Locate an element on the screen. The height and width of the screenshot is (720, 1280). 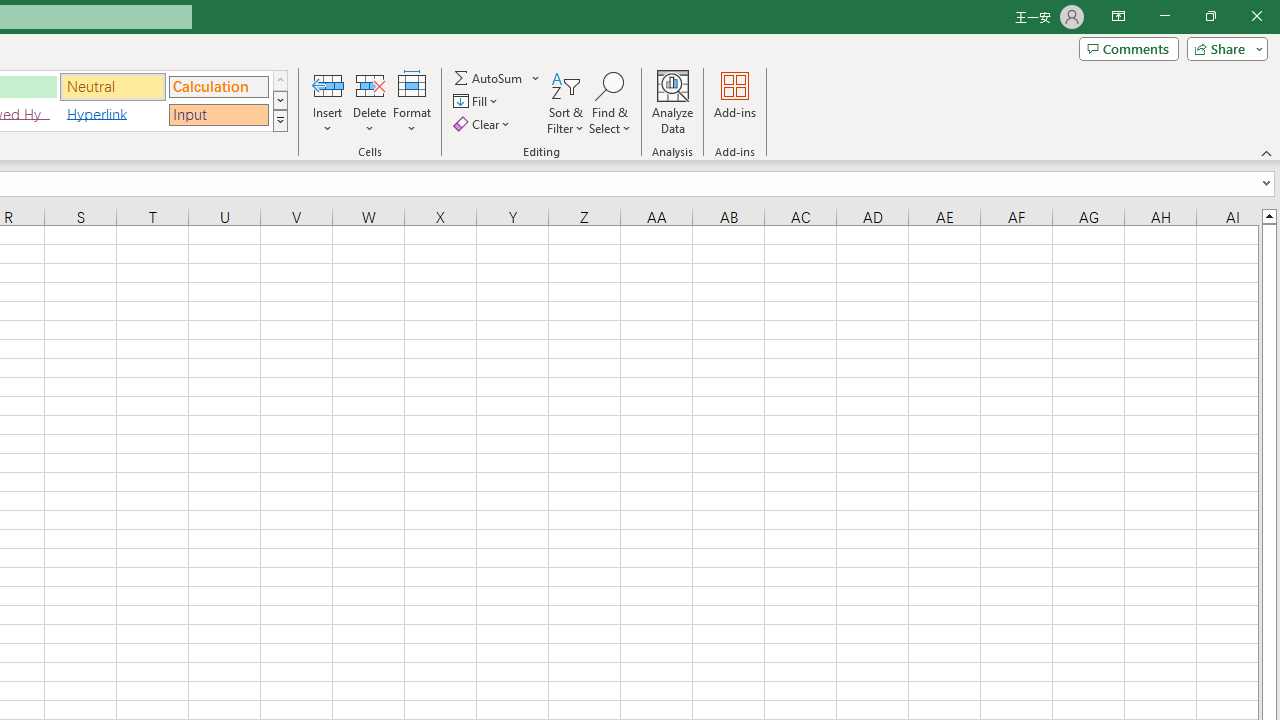
'Close' is located at coordinates (1255, 16).